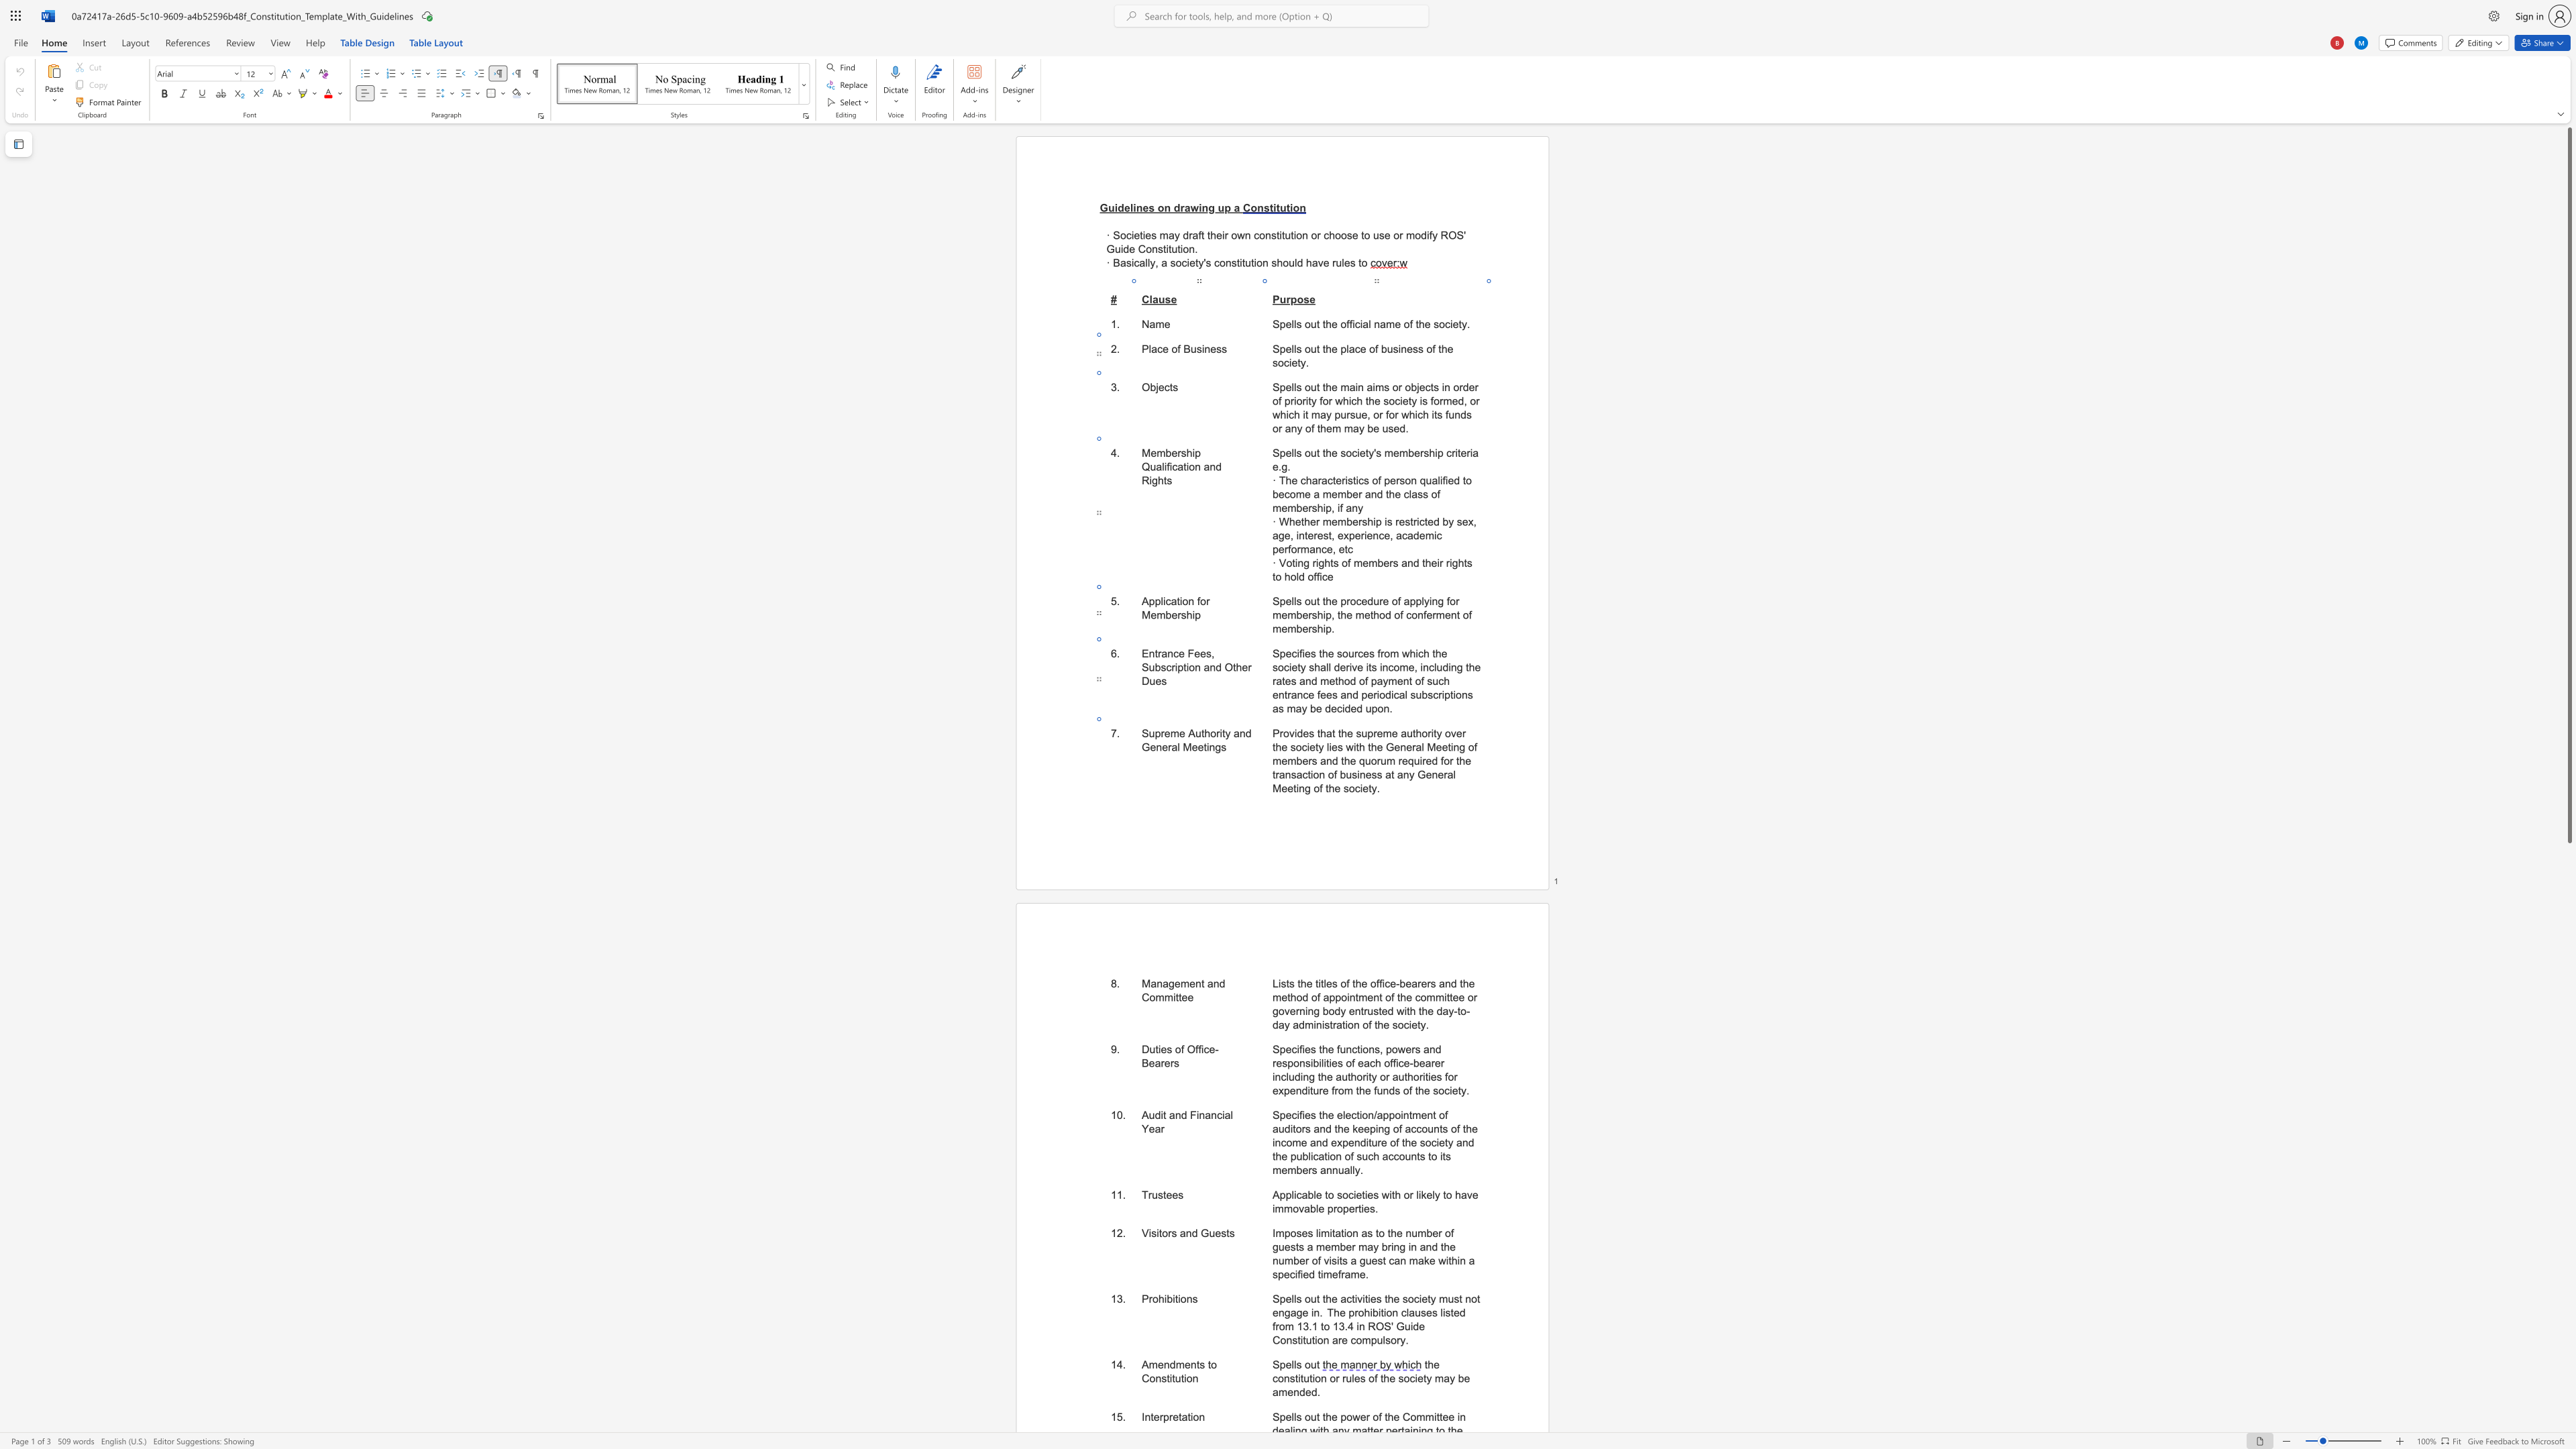 The image size is (2576, 1449). Describe the element at coordinates (1219, 1114) in the screenshot. I see `the 1th character "c" in the text` at that location.